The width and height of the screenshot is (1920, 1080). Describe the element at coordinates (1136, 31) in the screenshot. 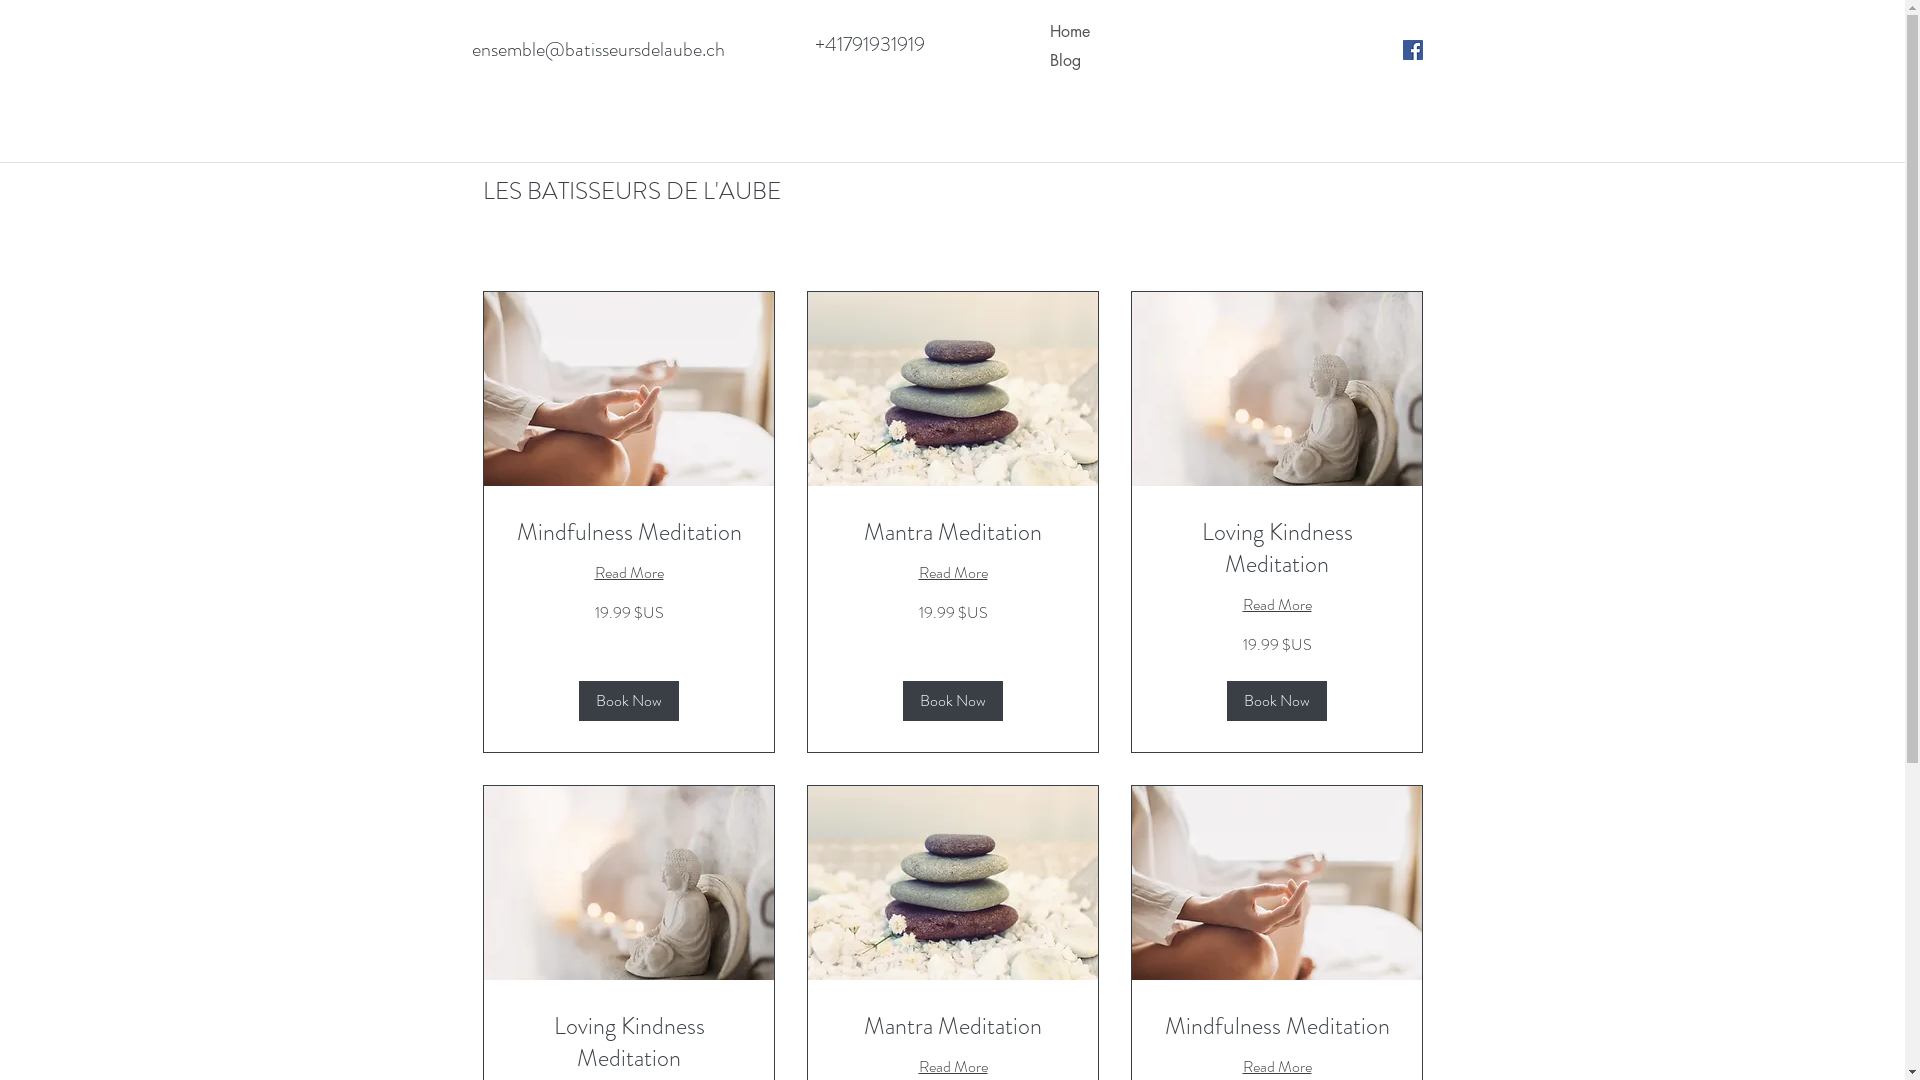

I see `'Home'` at that location.